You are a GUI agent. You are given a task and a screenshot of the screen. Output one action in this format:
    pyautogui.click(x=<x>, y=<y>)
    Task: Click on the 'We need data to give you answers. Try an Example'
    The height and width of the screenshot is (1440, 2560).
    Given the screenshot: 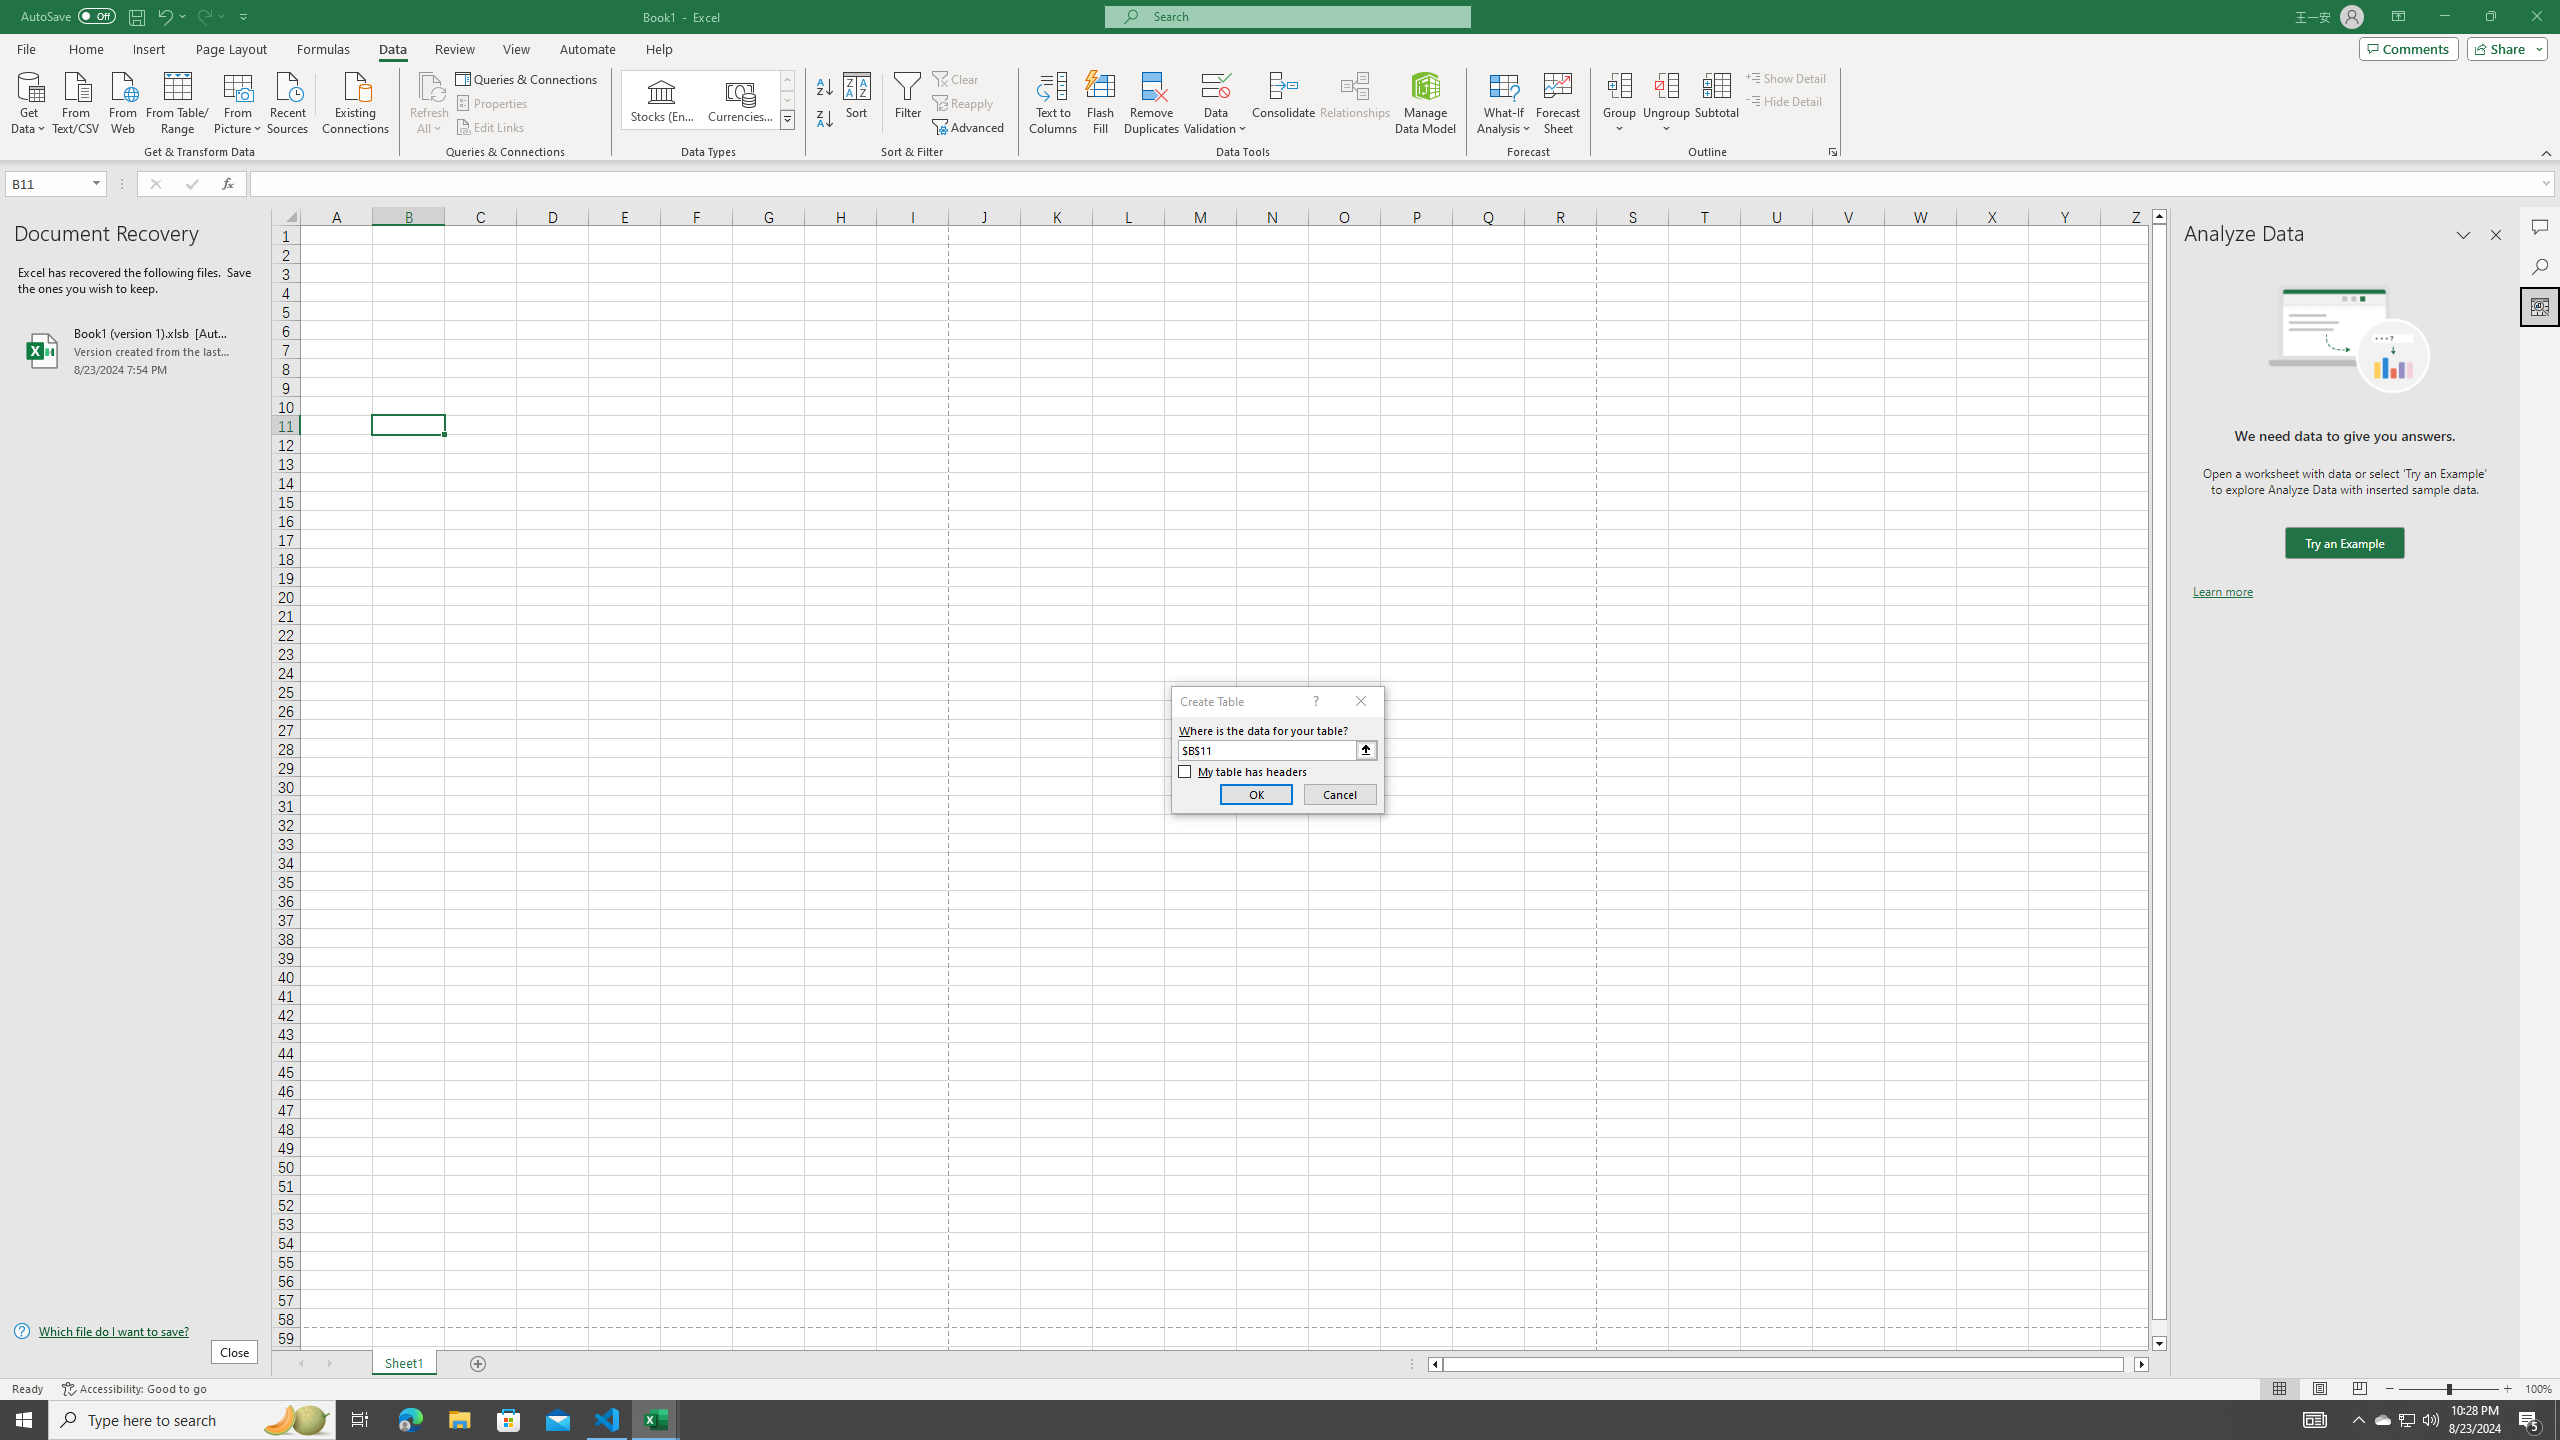 What is the action you would take?
    pyautogui.click(x=2343, y=543)
    